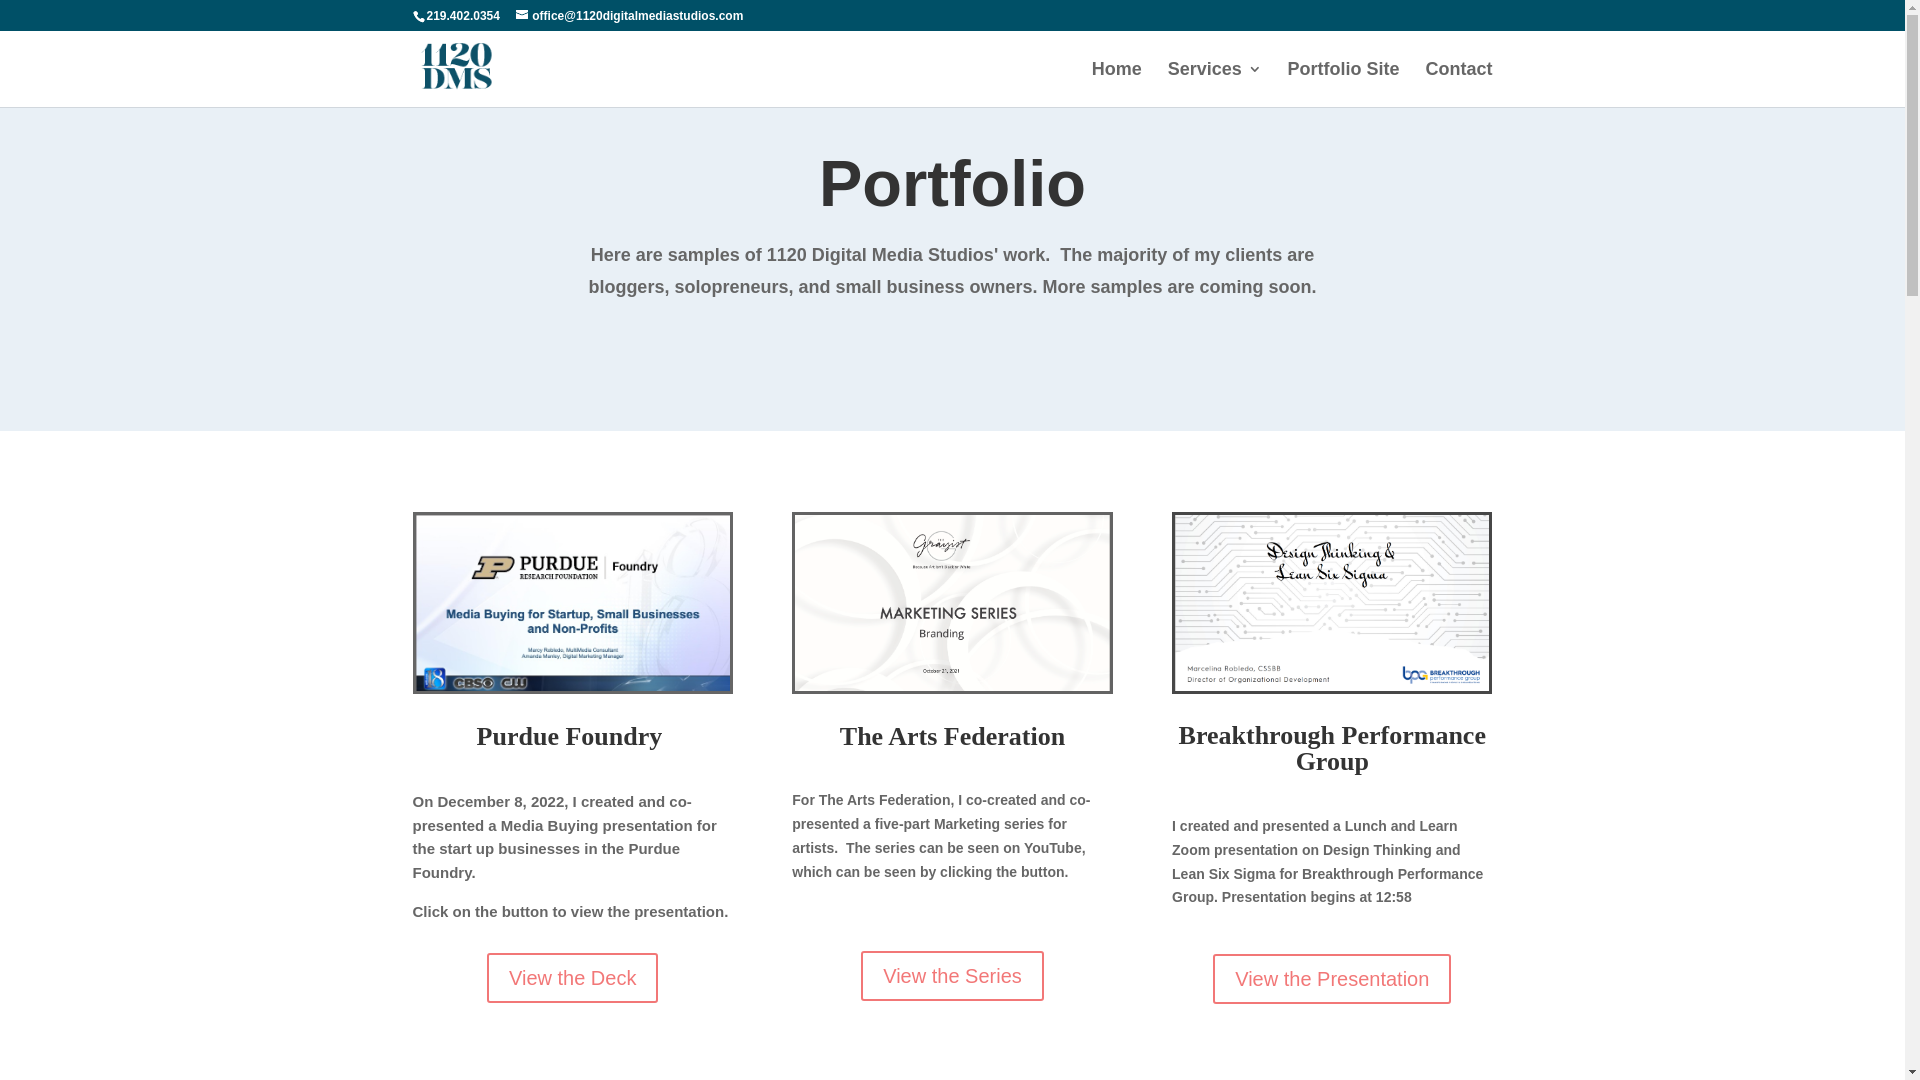  I want to click on 'View the Series', so click(951, 974).